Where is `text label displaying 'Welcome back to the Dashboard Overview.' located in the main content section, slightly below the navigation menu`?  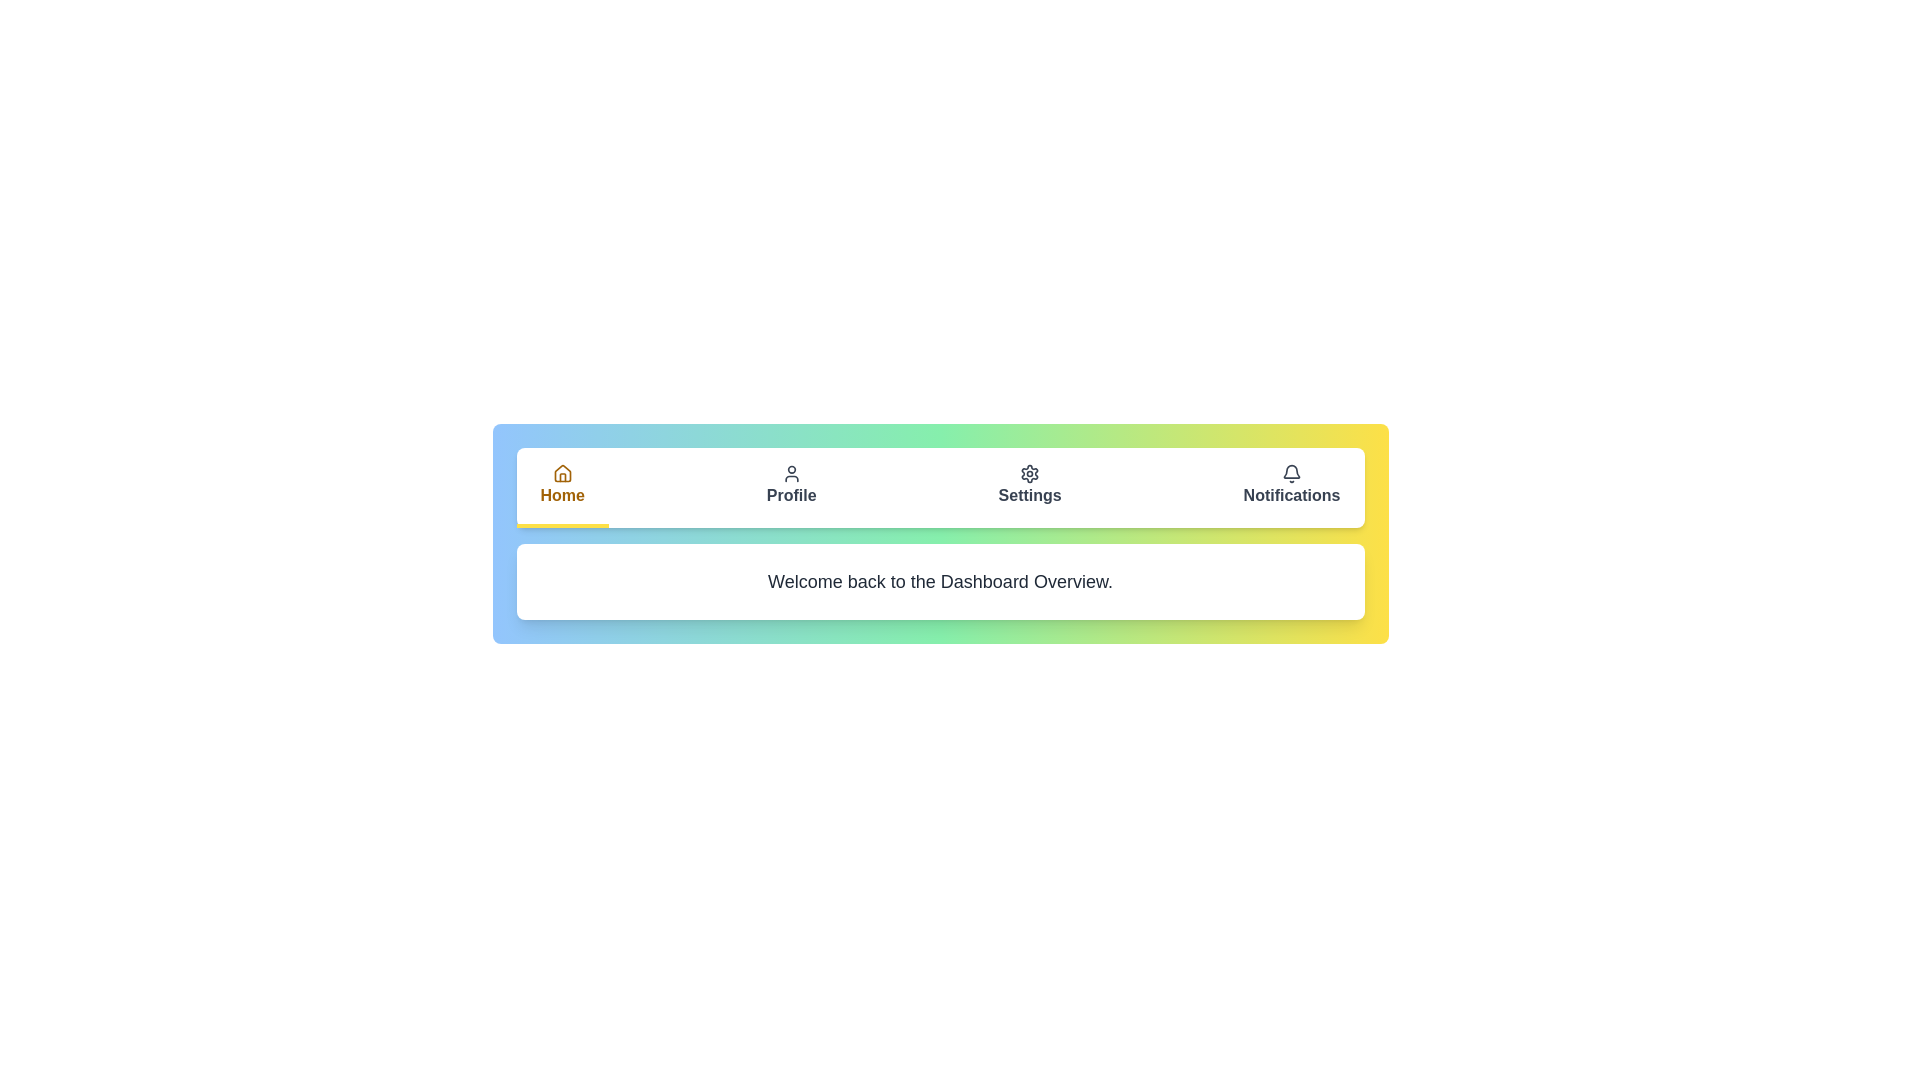
text label displaying 'Welcome back to the Dashboard Overview.' located in the main content section, slightly below the navigation menu is located at coordinates (939, 582).